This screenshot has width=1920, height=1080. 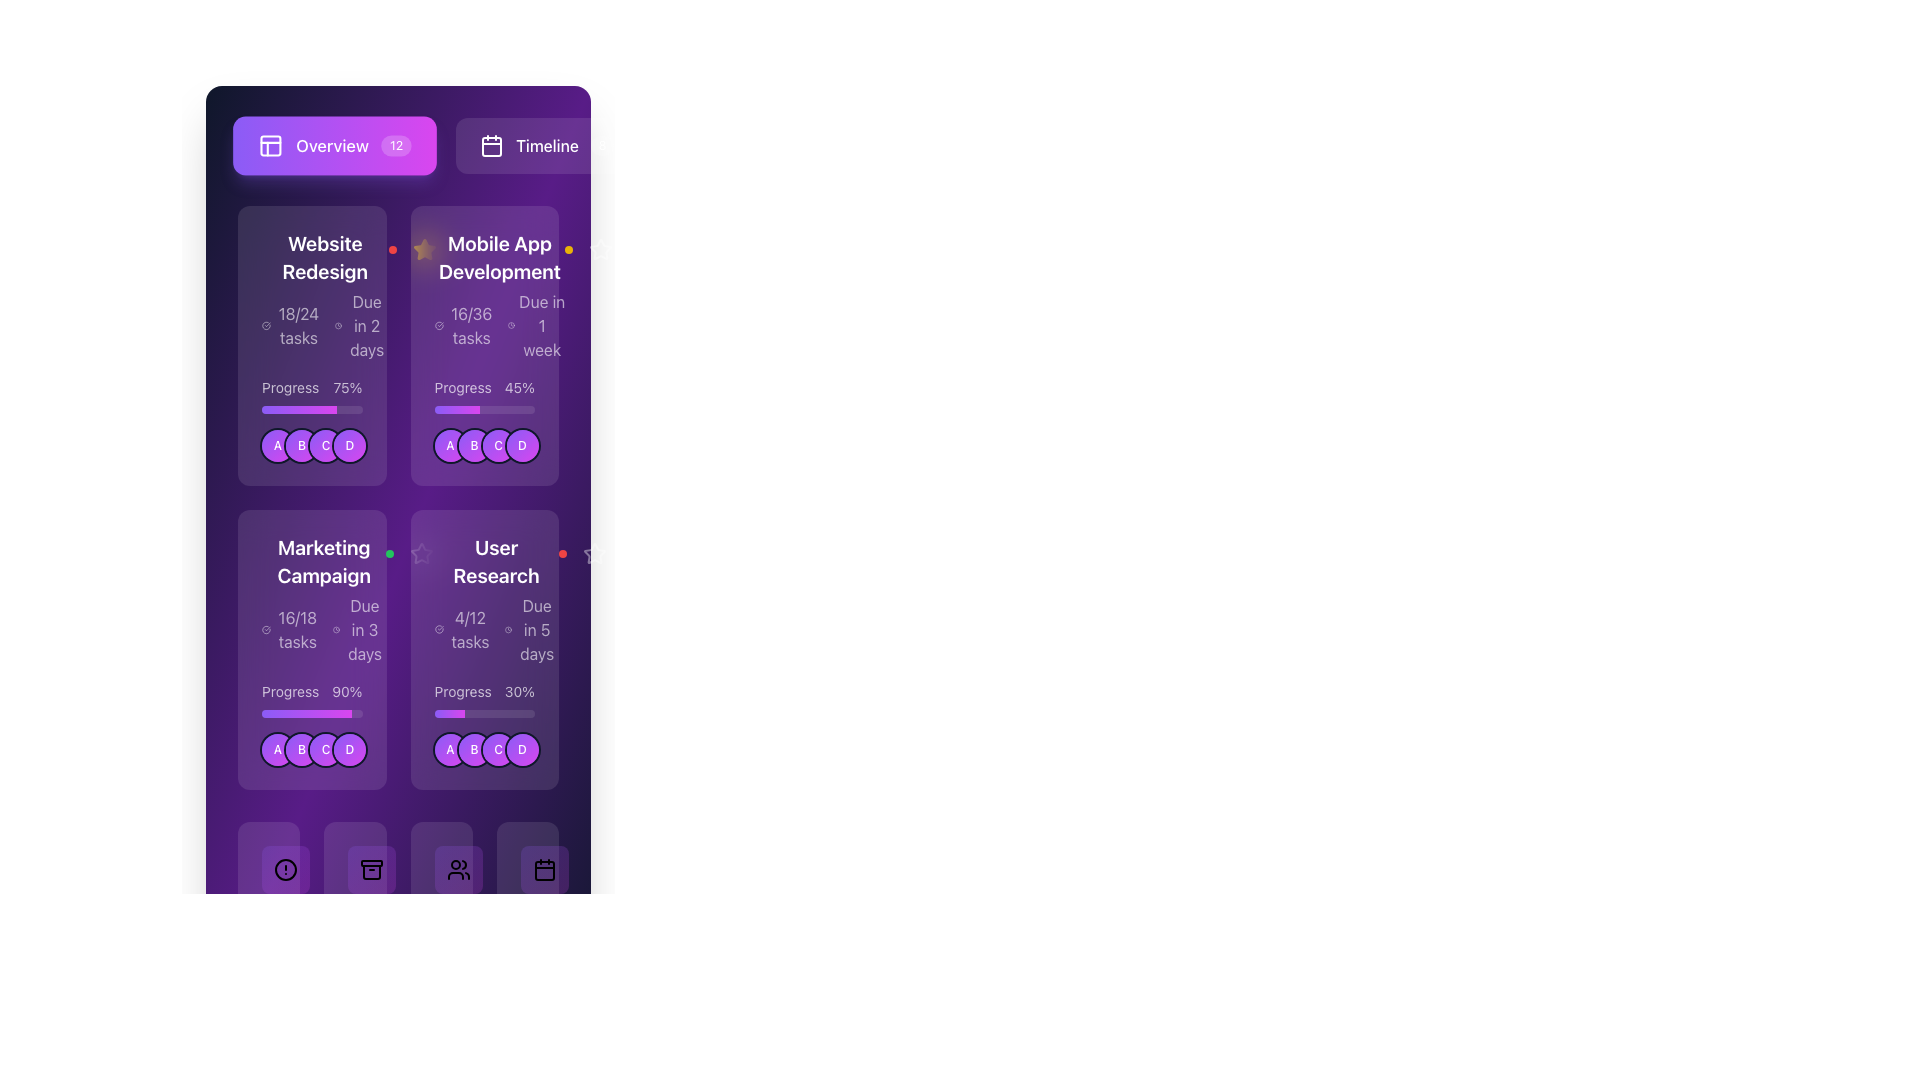 I want to click on the Text Label that displays the progress completion percentage for the 'Marketing Campaign' task, located inside the card in the lower-left corner of the primary grid, above the progress bar and below the main text, so click(x=311, y=690).